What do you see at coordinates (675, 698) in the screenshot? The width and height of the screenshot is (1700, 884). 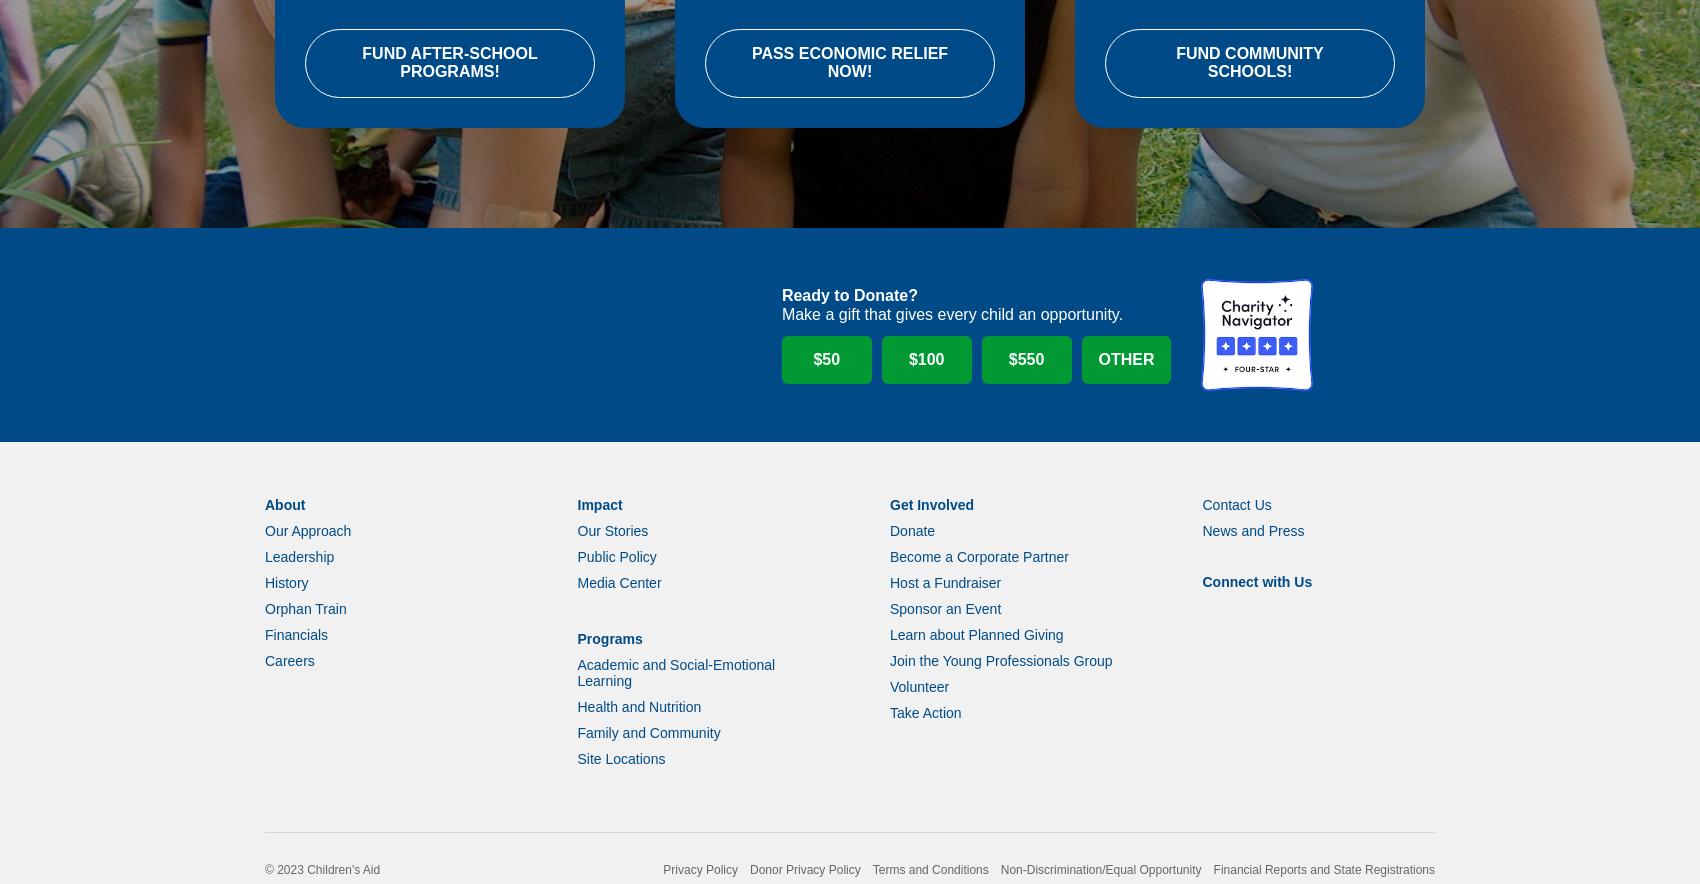 I see `'Academic and Social-Emotional Learning'` at bounding box center [675, 698].